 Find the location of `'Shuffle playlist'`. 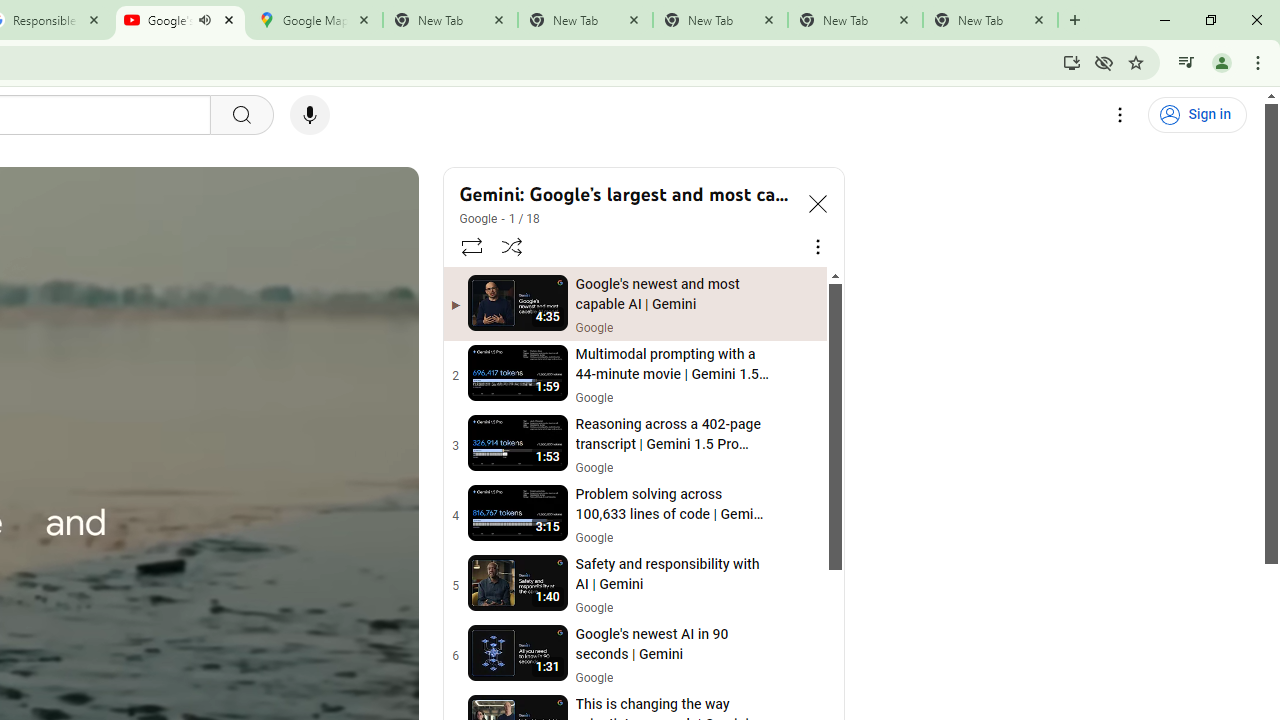

'Shuffle playlist' is located at coordinates (512, 245).